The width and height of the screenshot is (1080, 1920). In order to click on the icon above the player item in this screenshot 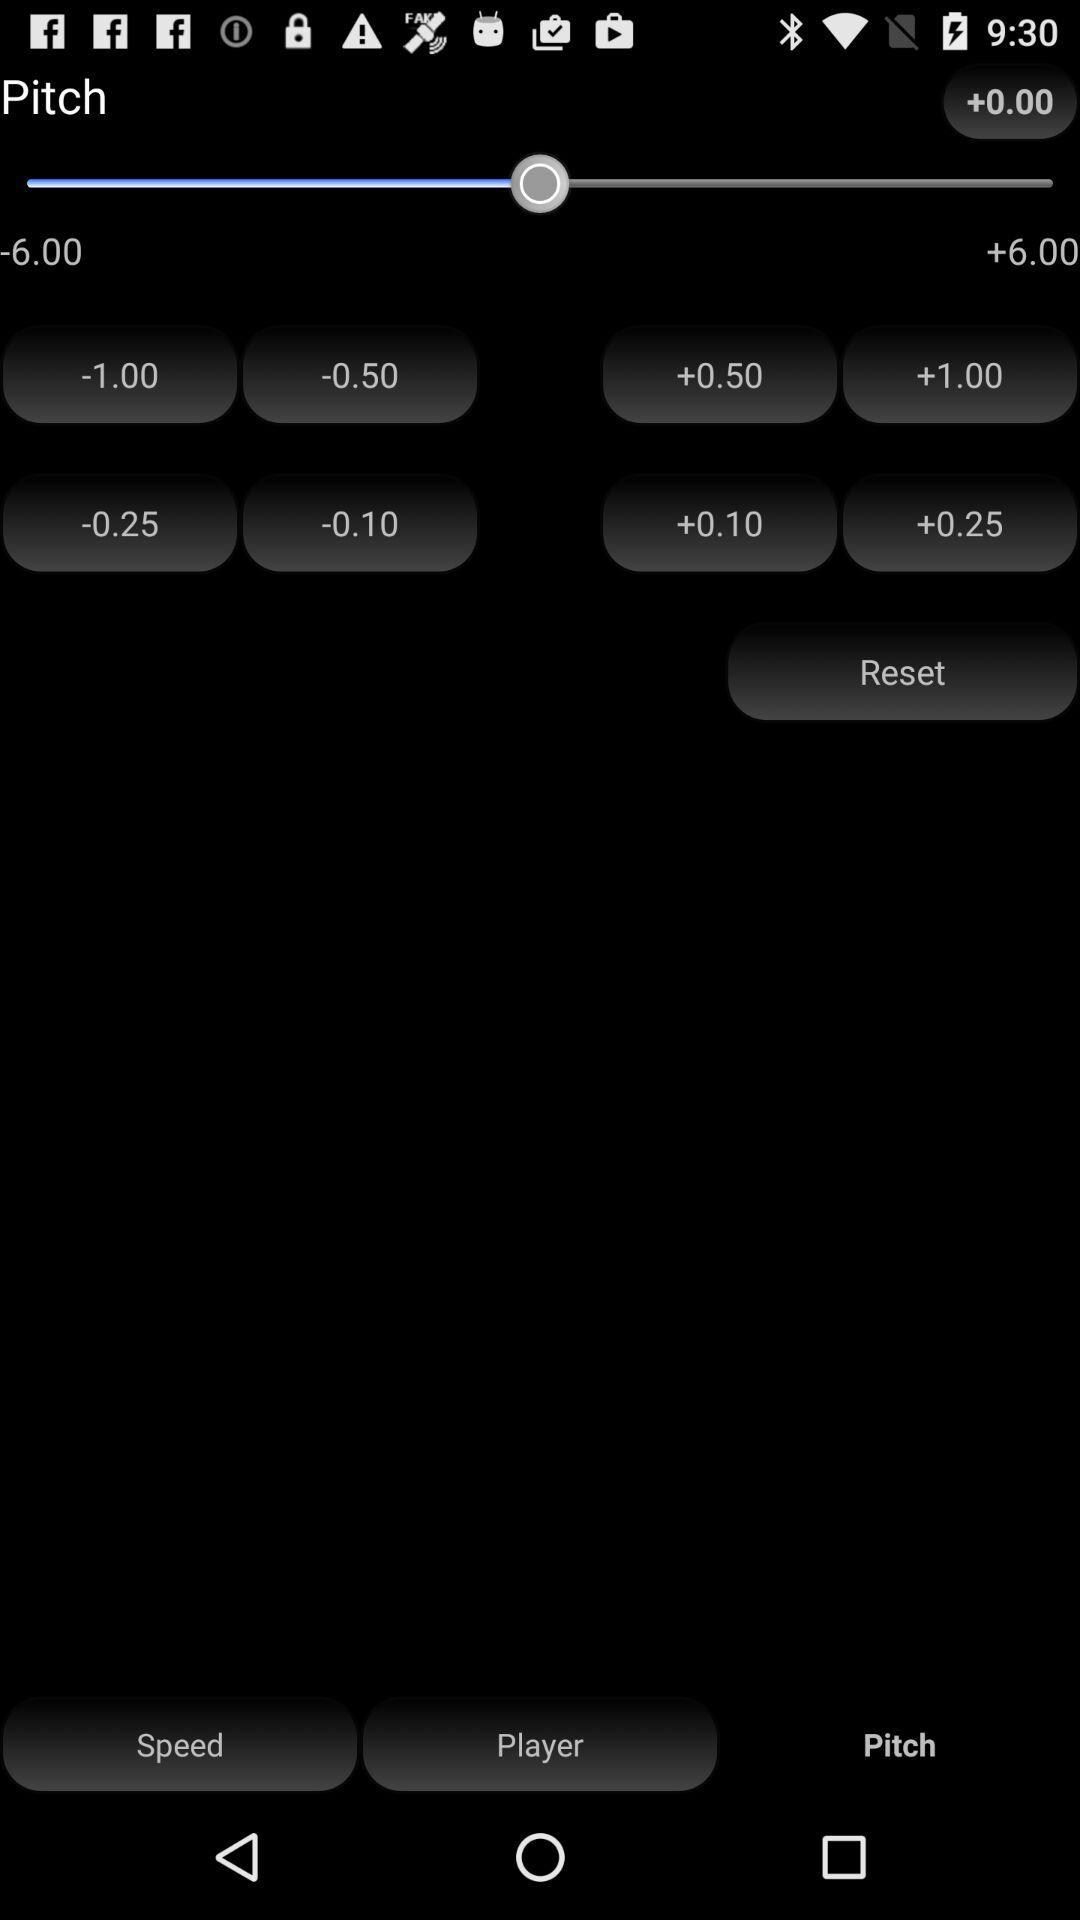, I will do `click(902, 672)`.